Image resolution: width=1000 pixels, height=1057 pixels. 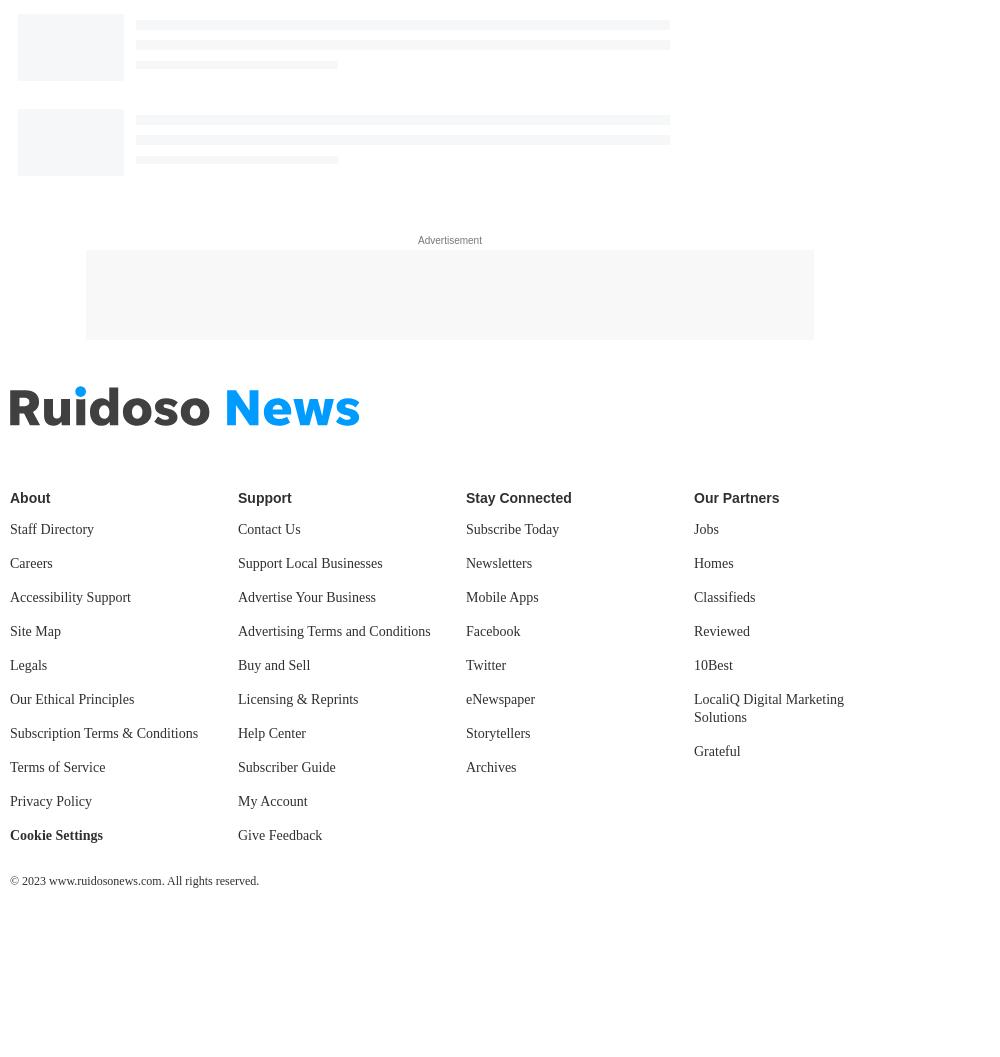 What do you see at coordinates (307, 596) in the screenshot?
I see `'Advertise Your Business'` at bounding box center [307, 596].